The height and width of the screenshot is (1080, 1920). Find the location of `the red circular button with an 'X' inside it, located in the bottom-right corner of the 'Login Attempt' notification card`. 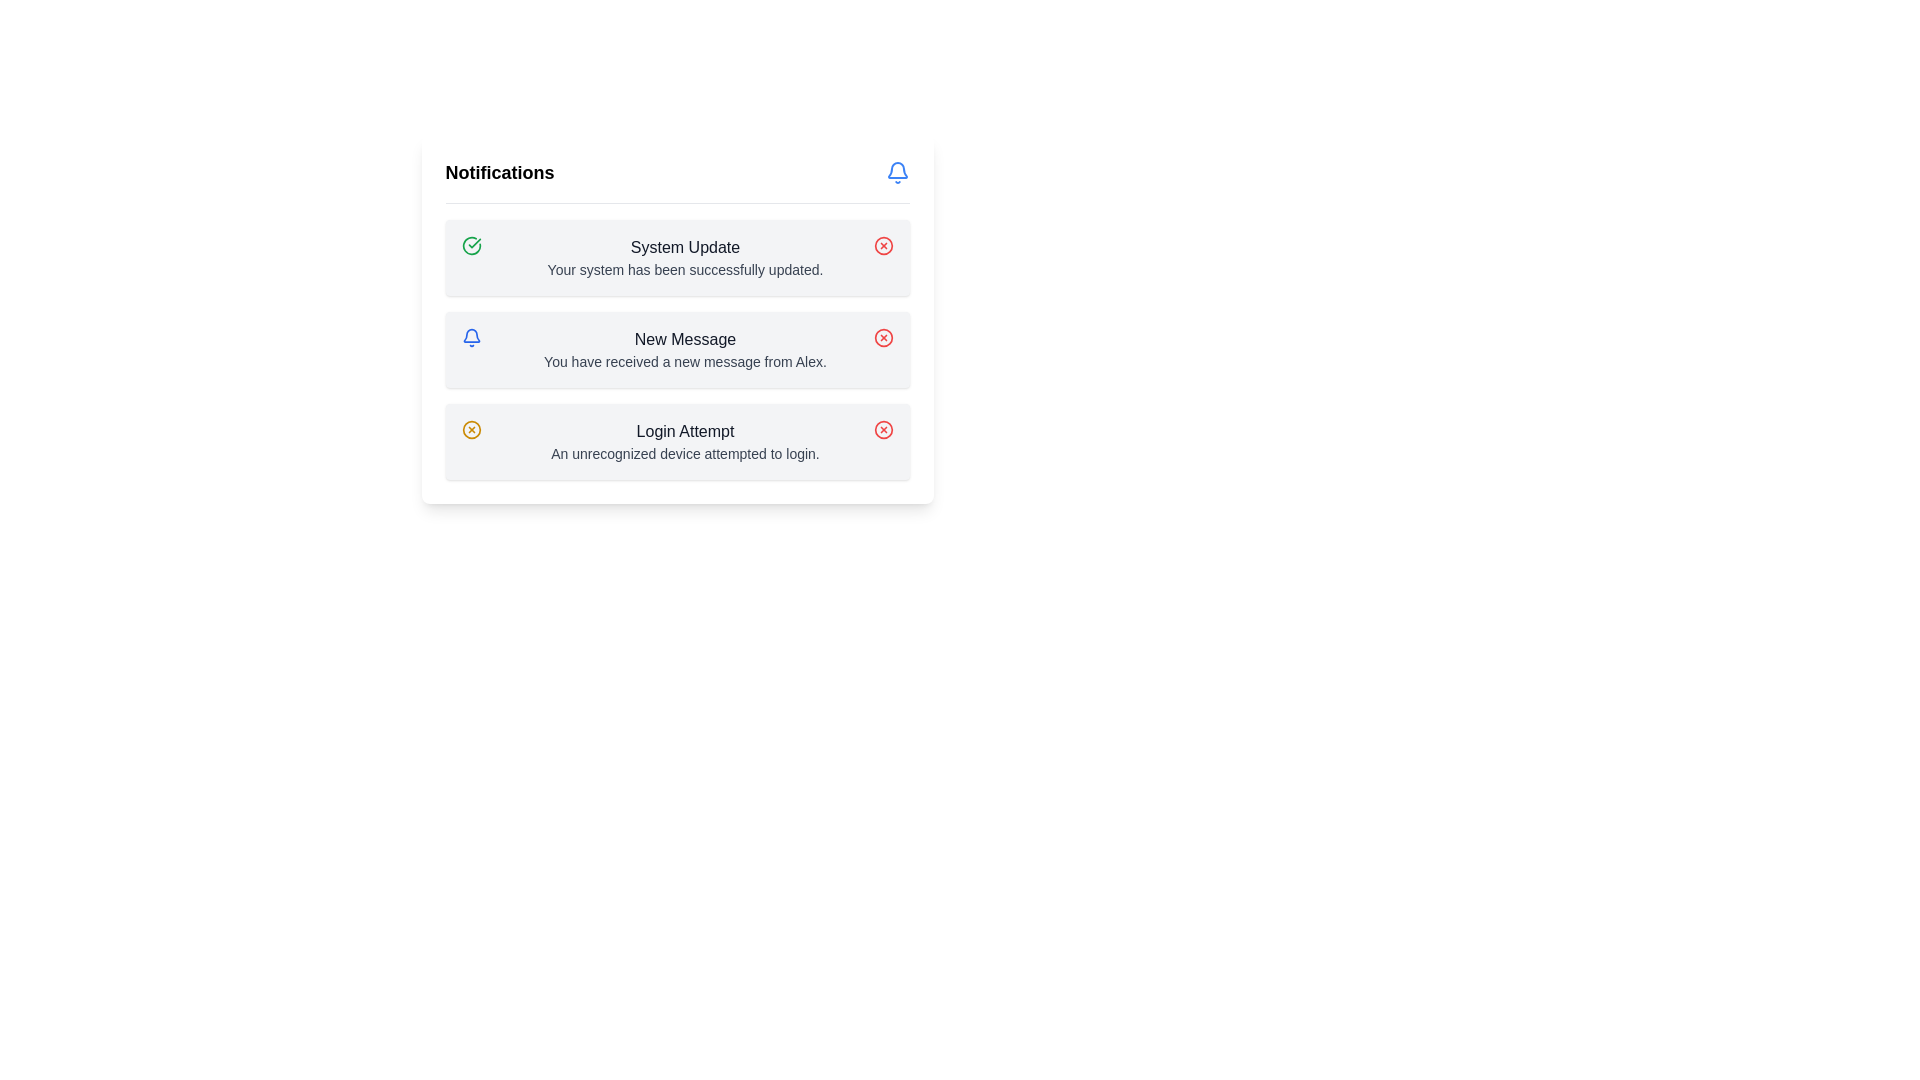

the red circular button with an 'X' inside it, located in the bottom-right corner of the 'Login Attempt' notification card is located at coordinates (882, 428).